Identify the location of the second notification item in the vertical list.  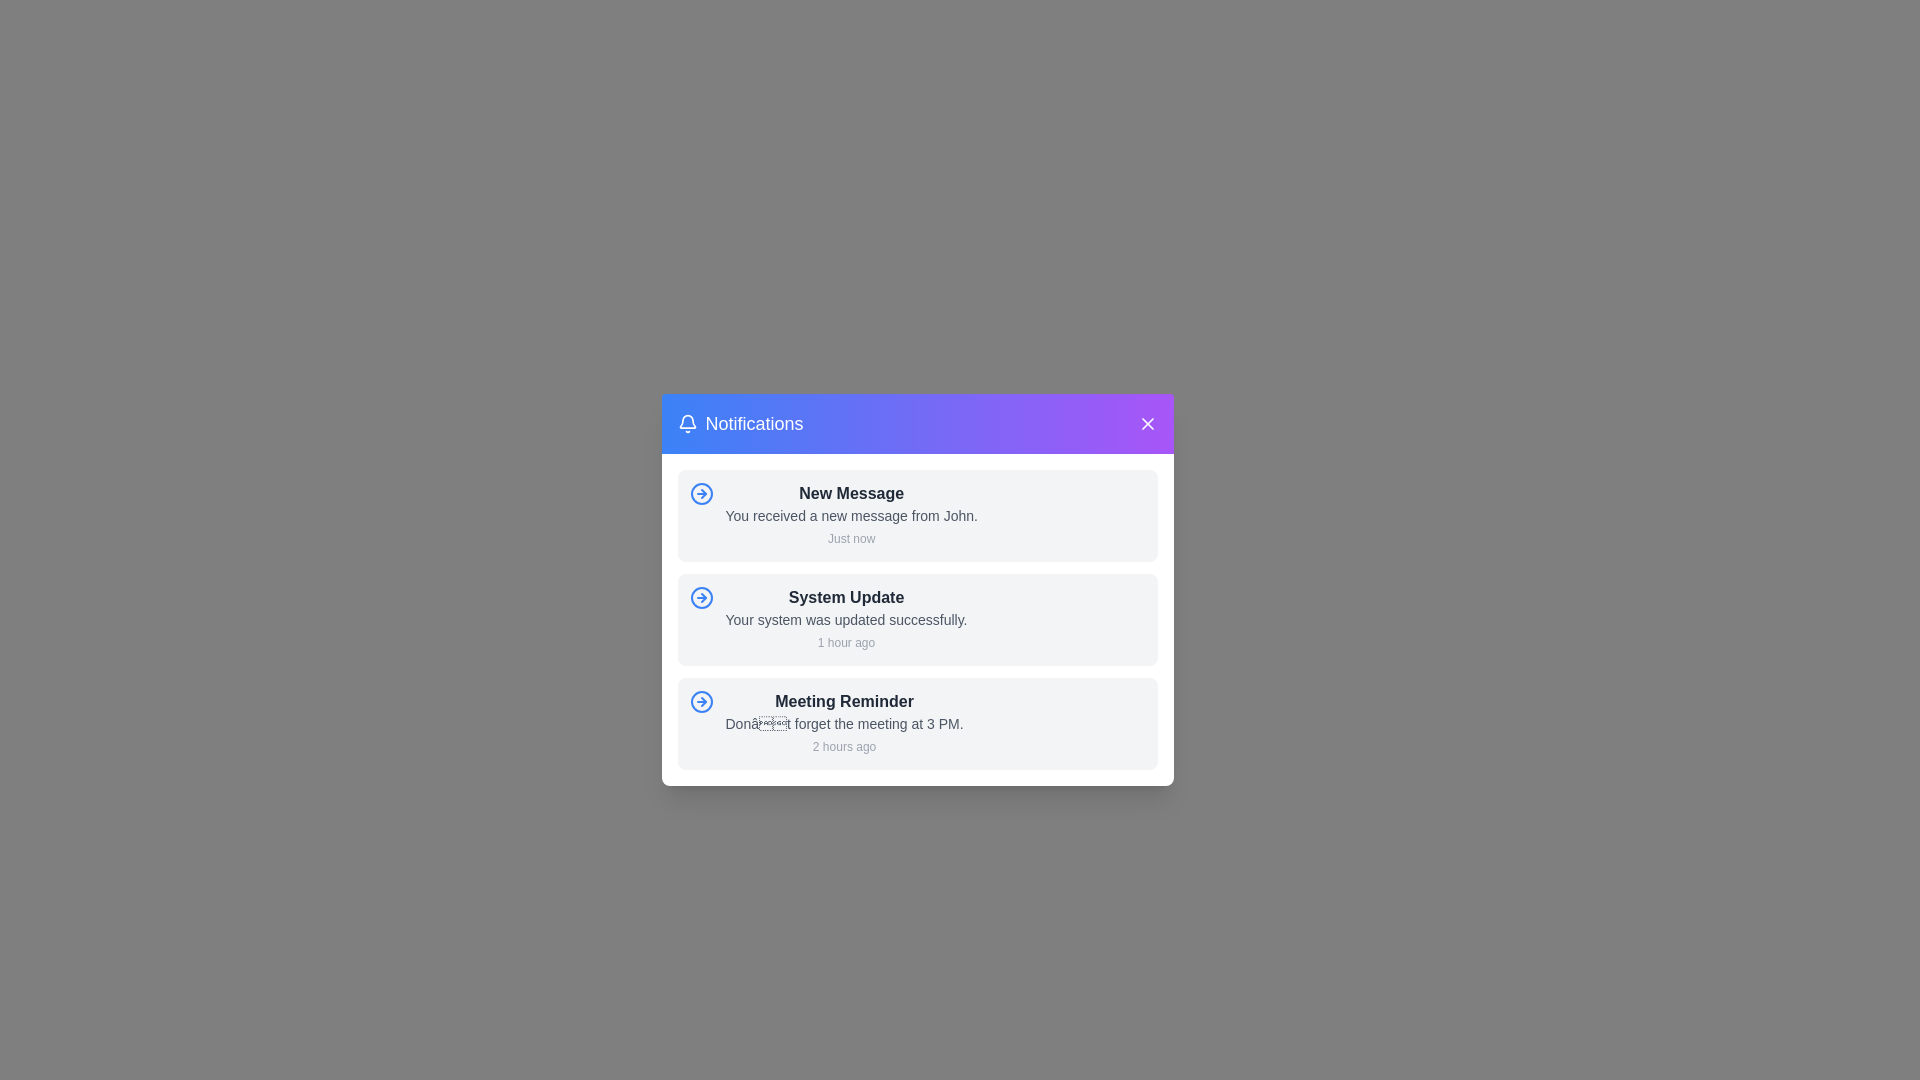
(846, 619).